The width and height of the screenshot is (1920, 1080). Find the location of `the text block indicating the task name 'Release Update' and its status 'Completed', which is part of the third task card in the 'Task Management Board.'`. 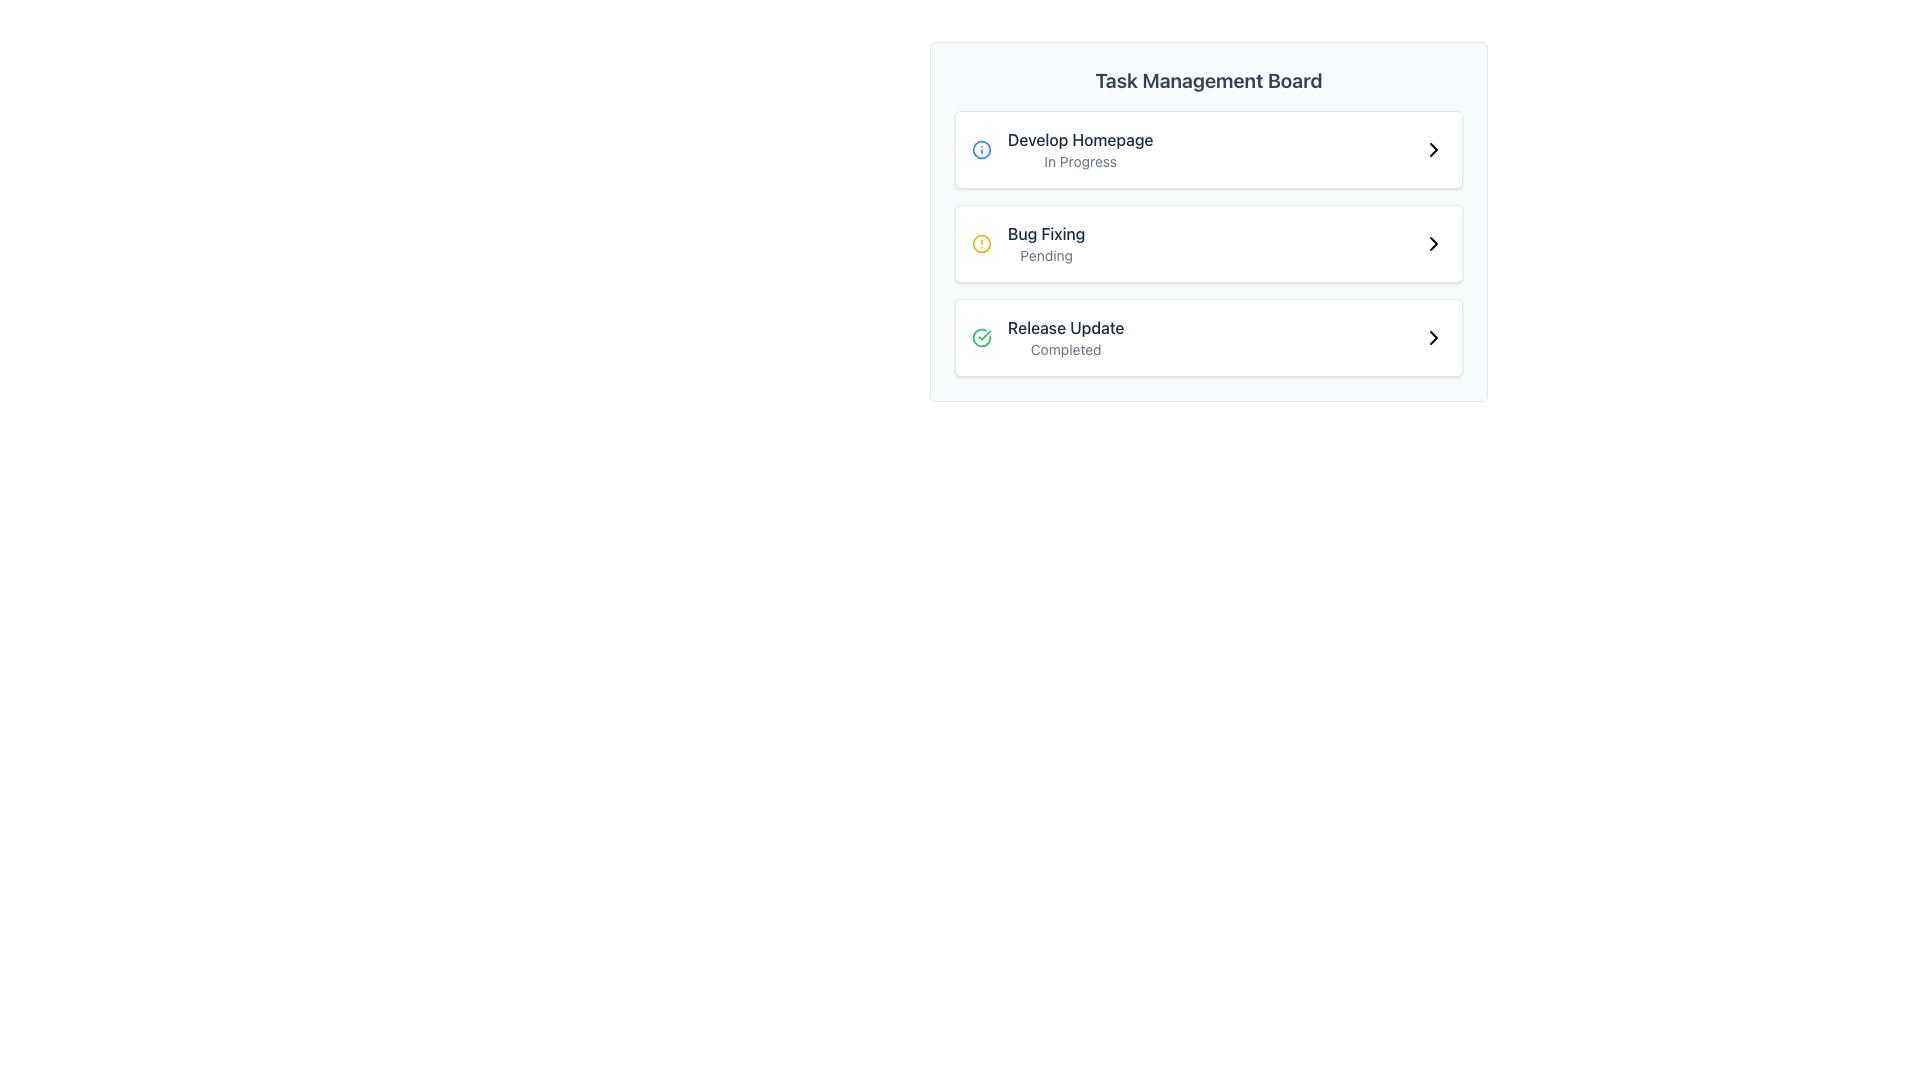

the text block indicating the task name 'Release Update' and its status 'Completed', which is part of the third task card in the 'Task Management Board.' is located at coordinates (1065, 337).